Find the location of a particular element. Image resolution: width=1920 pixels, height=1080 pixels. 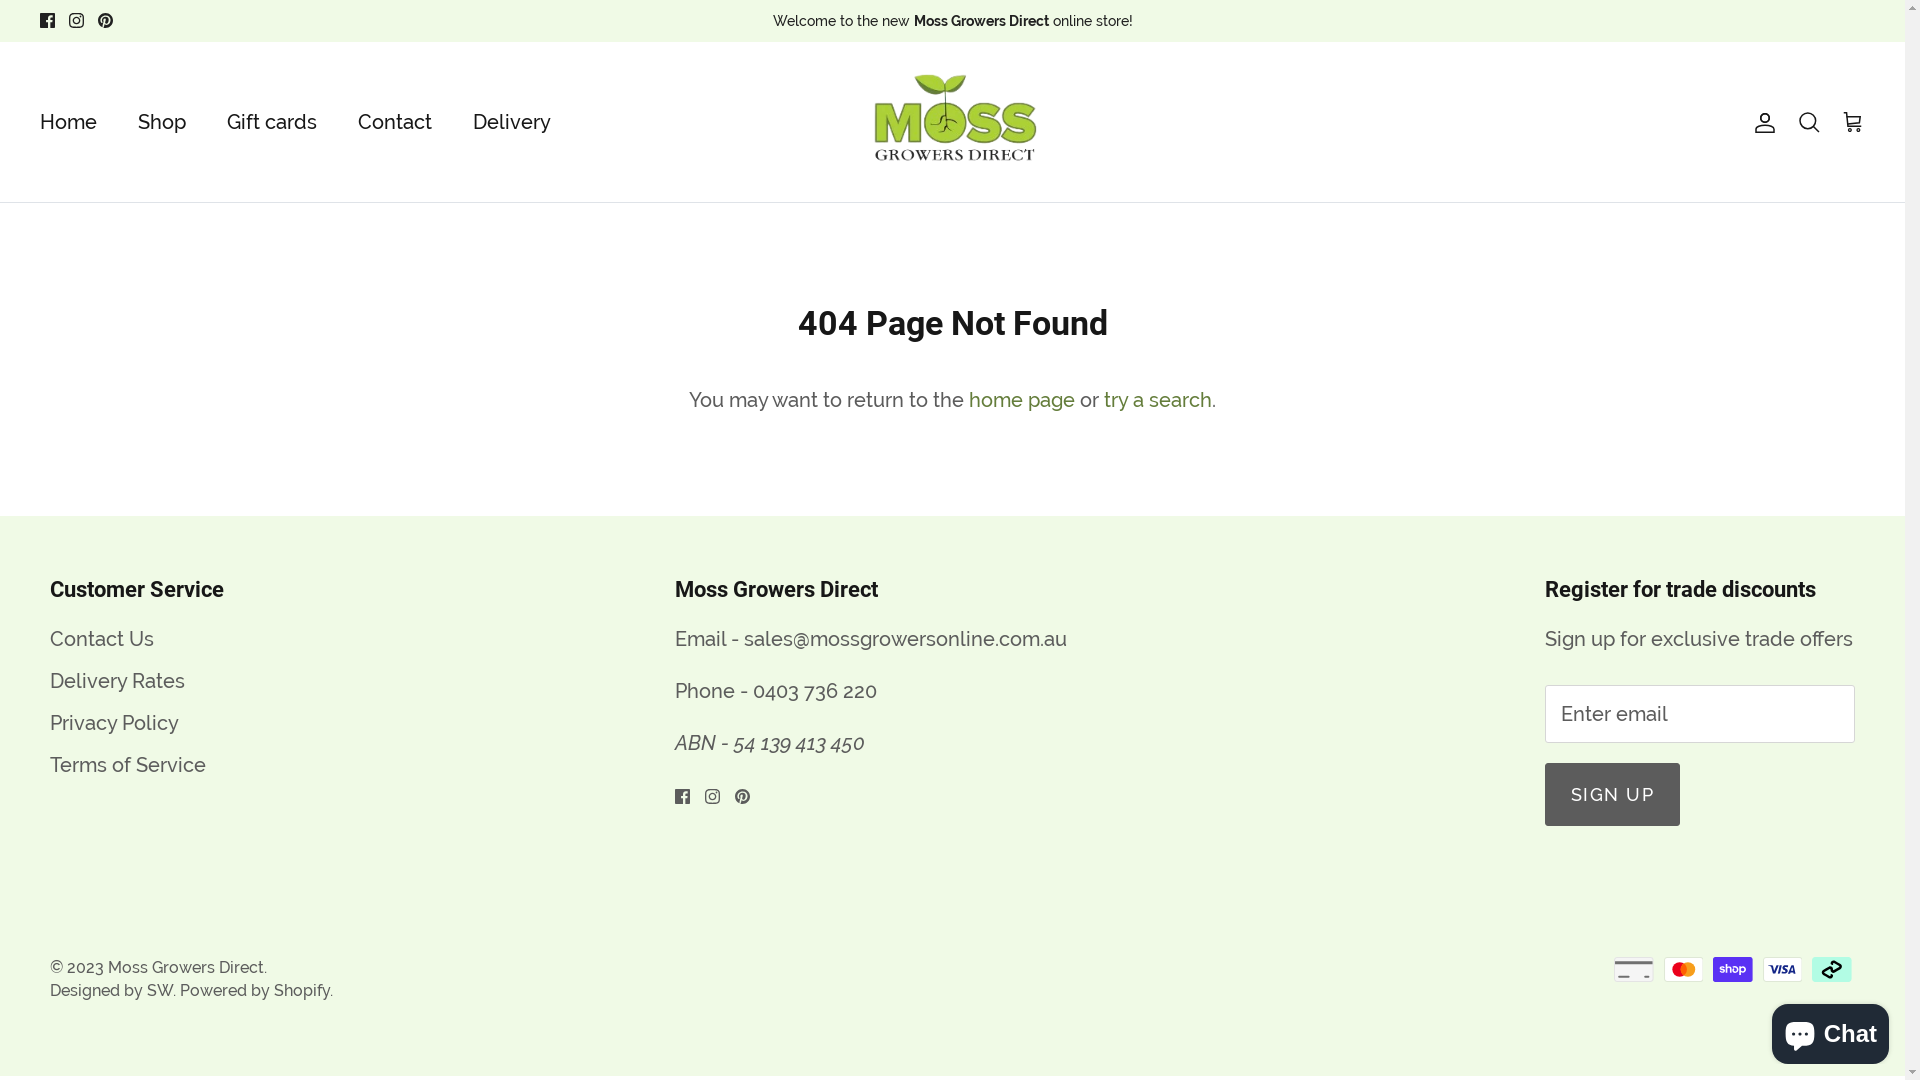

'Facebook' is located at coordinates (47, 20).